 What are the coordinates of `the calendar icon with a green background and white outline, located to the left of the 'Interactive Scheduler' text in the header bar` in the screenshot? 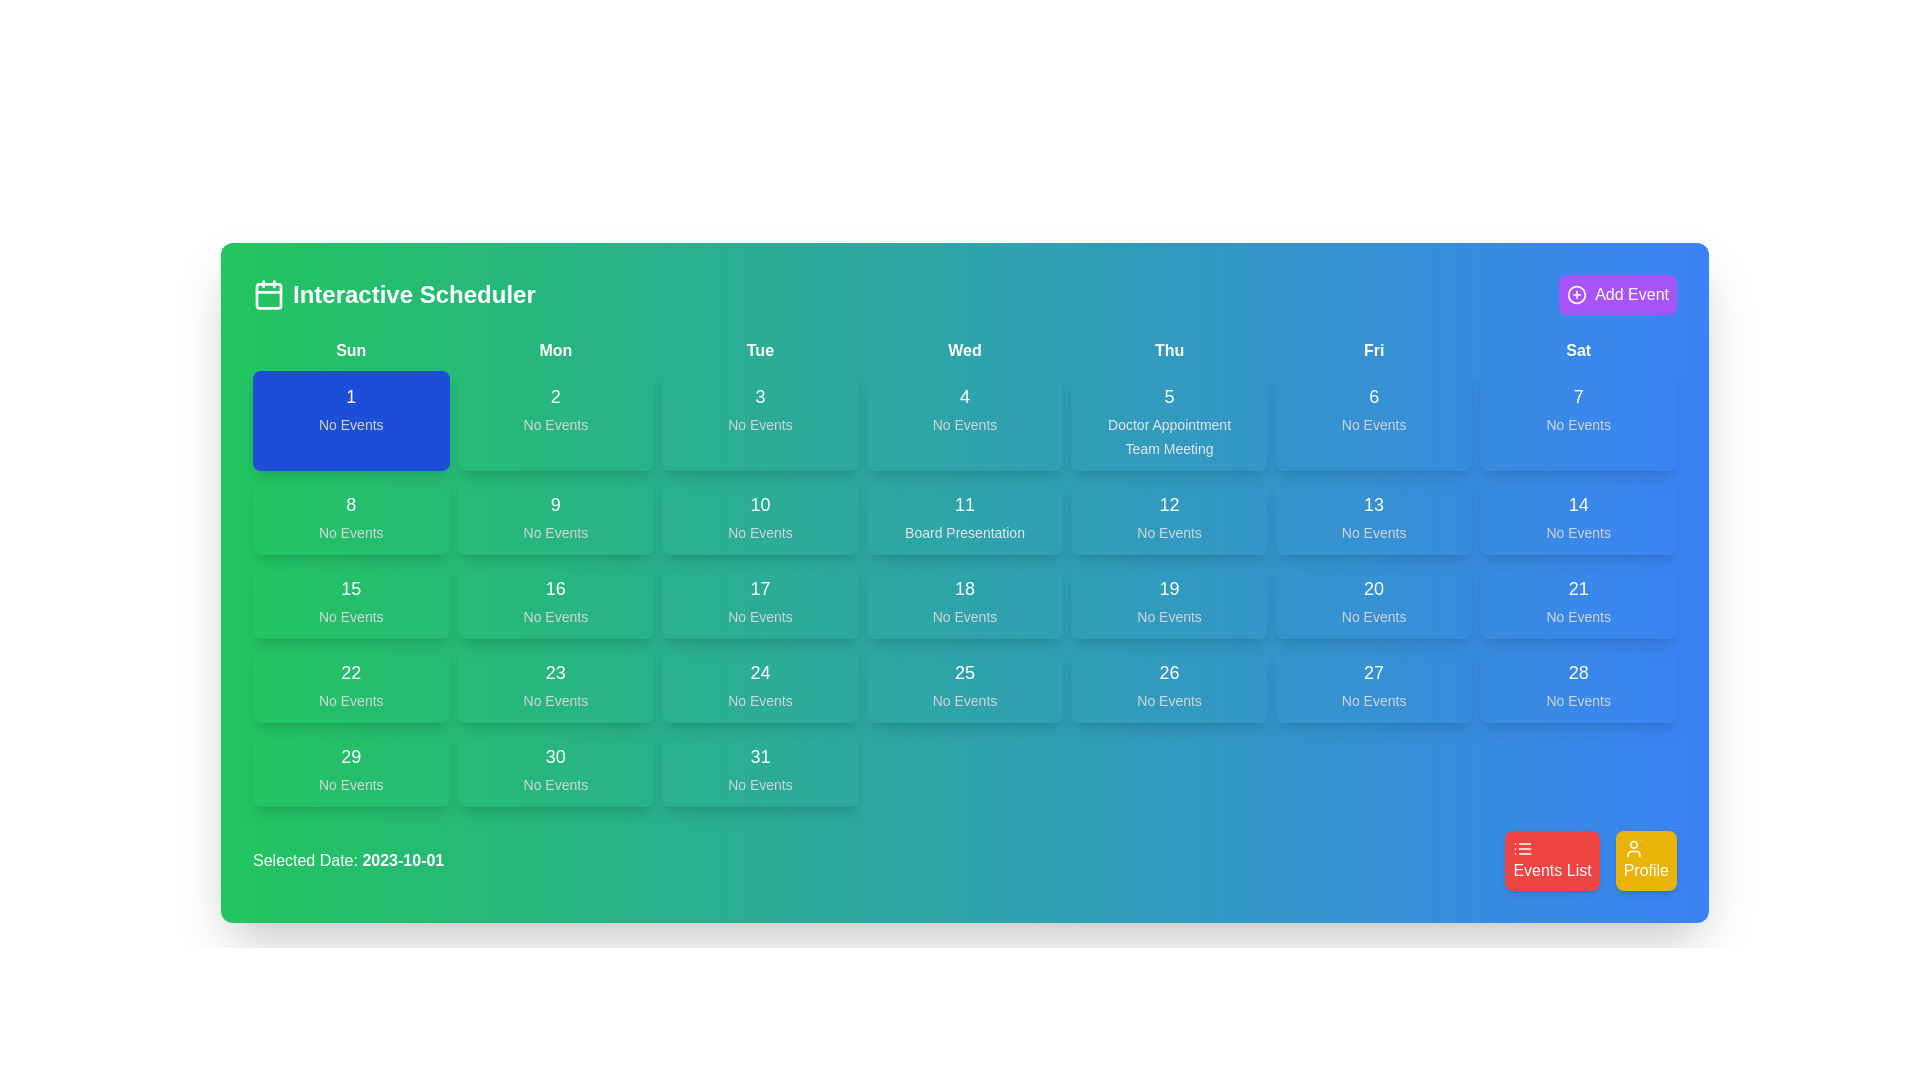 It's located at (267, 294).